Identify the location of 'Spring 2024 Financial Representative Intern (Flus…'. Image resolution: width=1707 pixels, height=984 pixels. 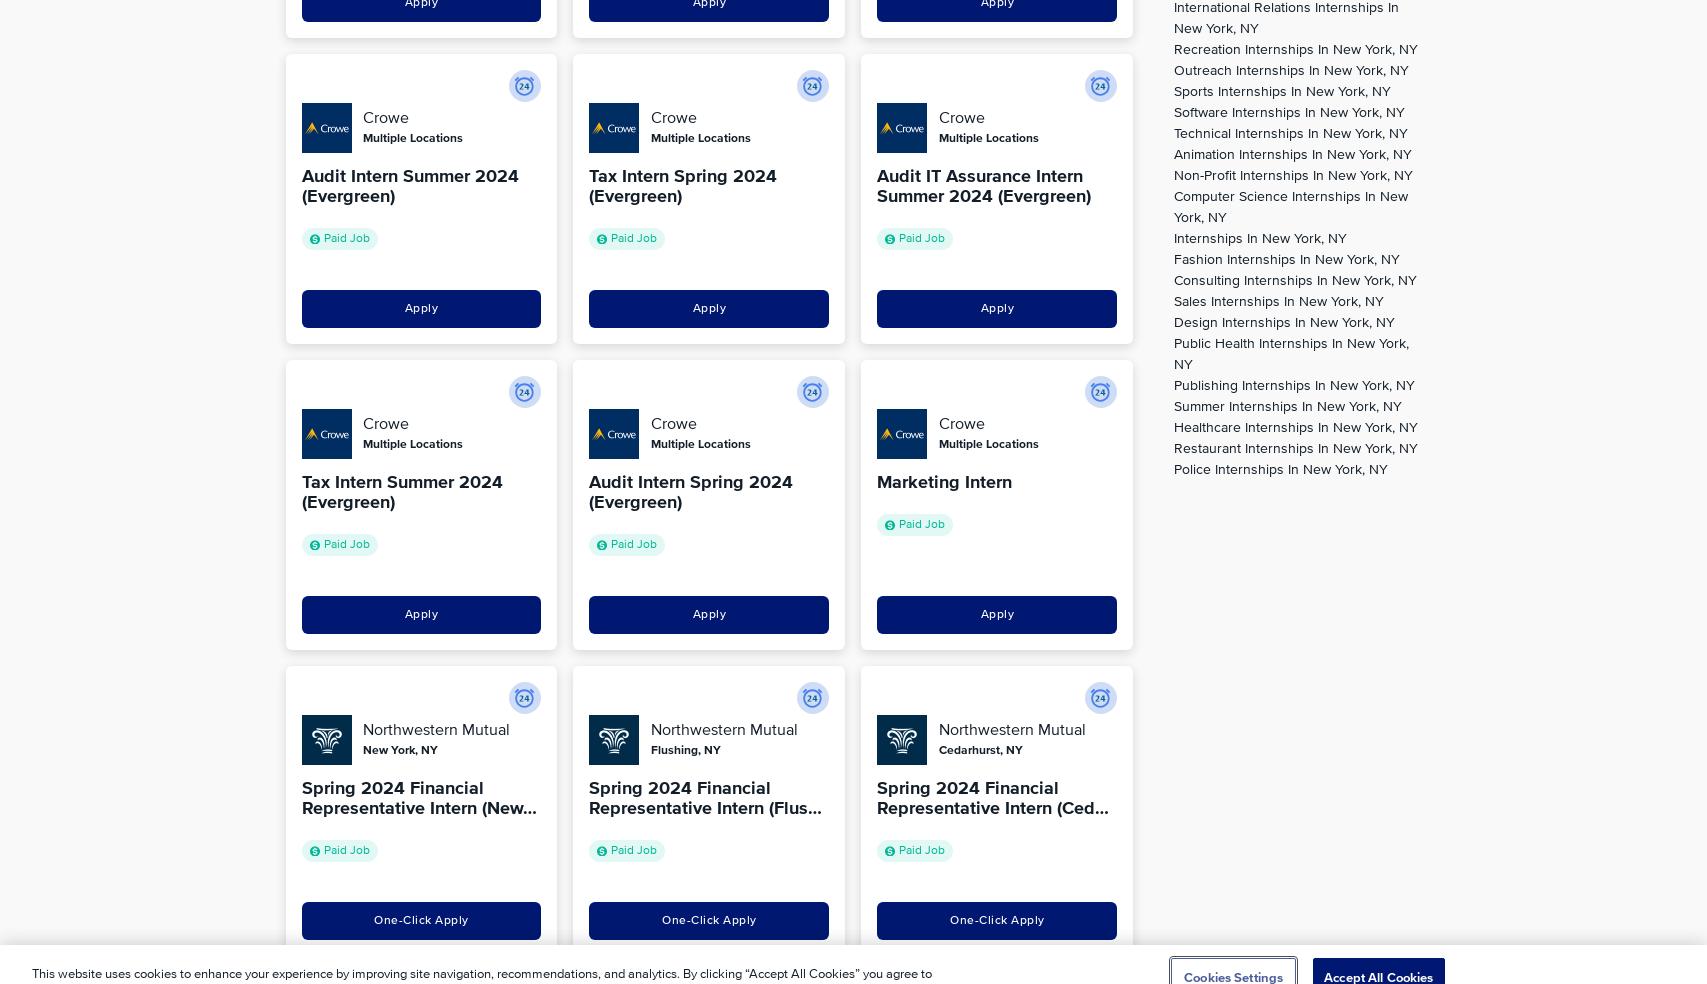
(705, 797).